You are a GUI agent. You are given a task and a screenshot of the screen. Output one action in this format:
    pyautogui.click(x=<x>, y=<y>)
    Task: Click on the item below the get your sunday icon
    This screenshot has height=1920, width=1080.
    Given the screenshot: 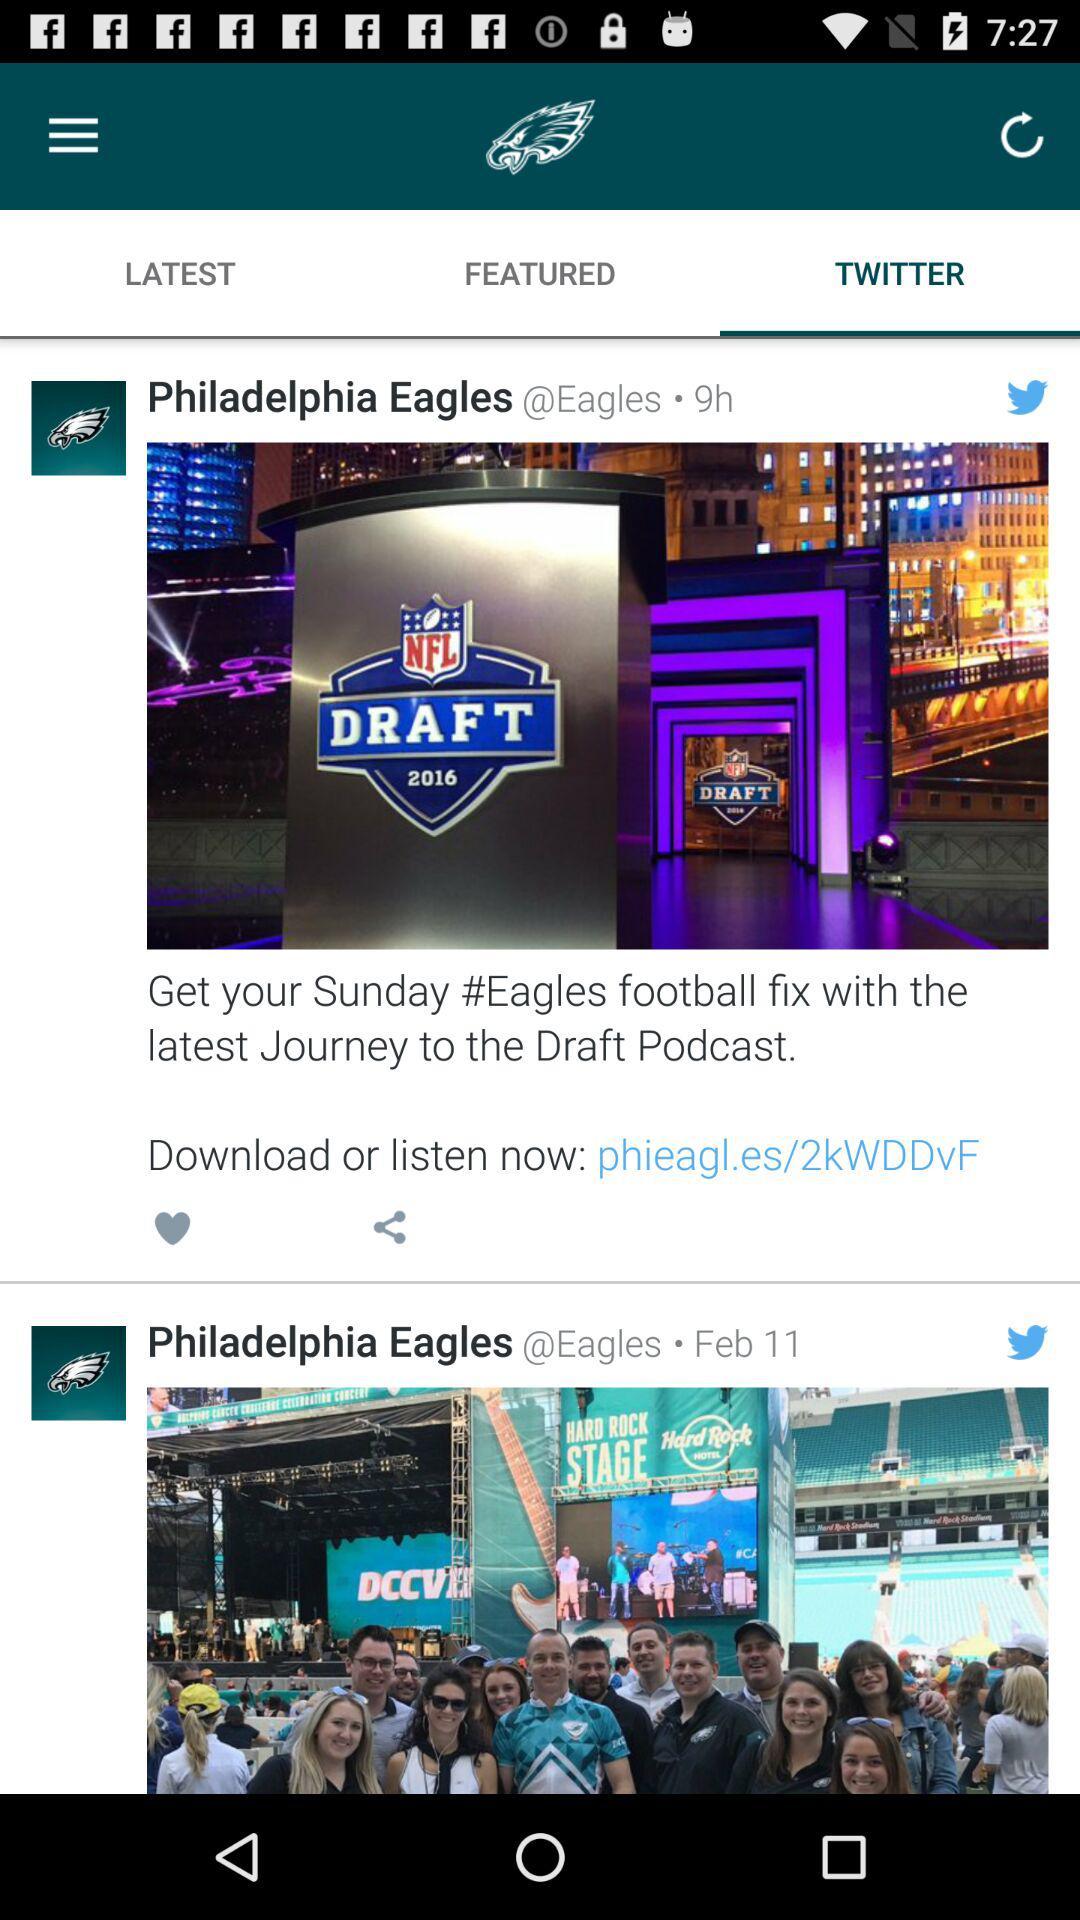 What is the action you would take?
    pyautogui.click(x=732, y=1342)
    